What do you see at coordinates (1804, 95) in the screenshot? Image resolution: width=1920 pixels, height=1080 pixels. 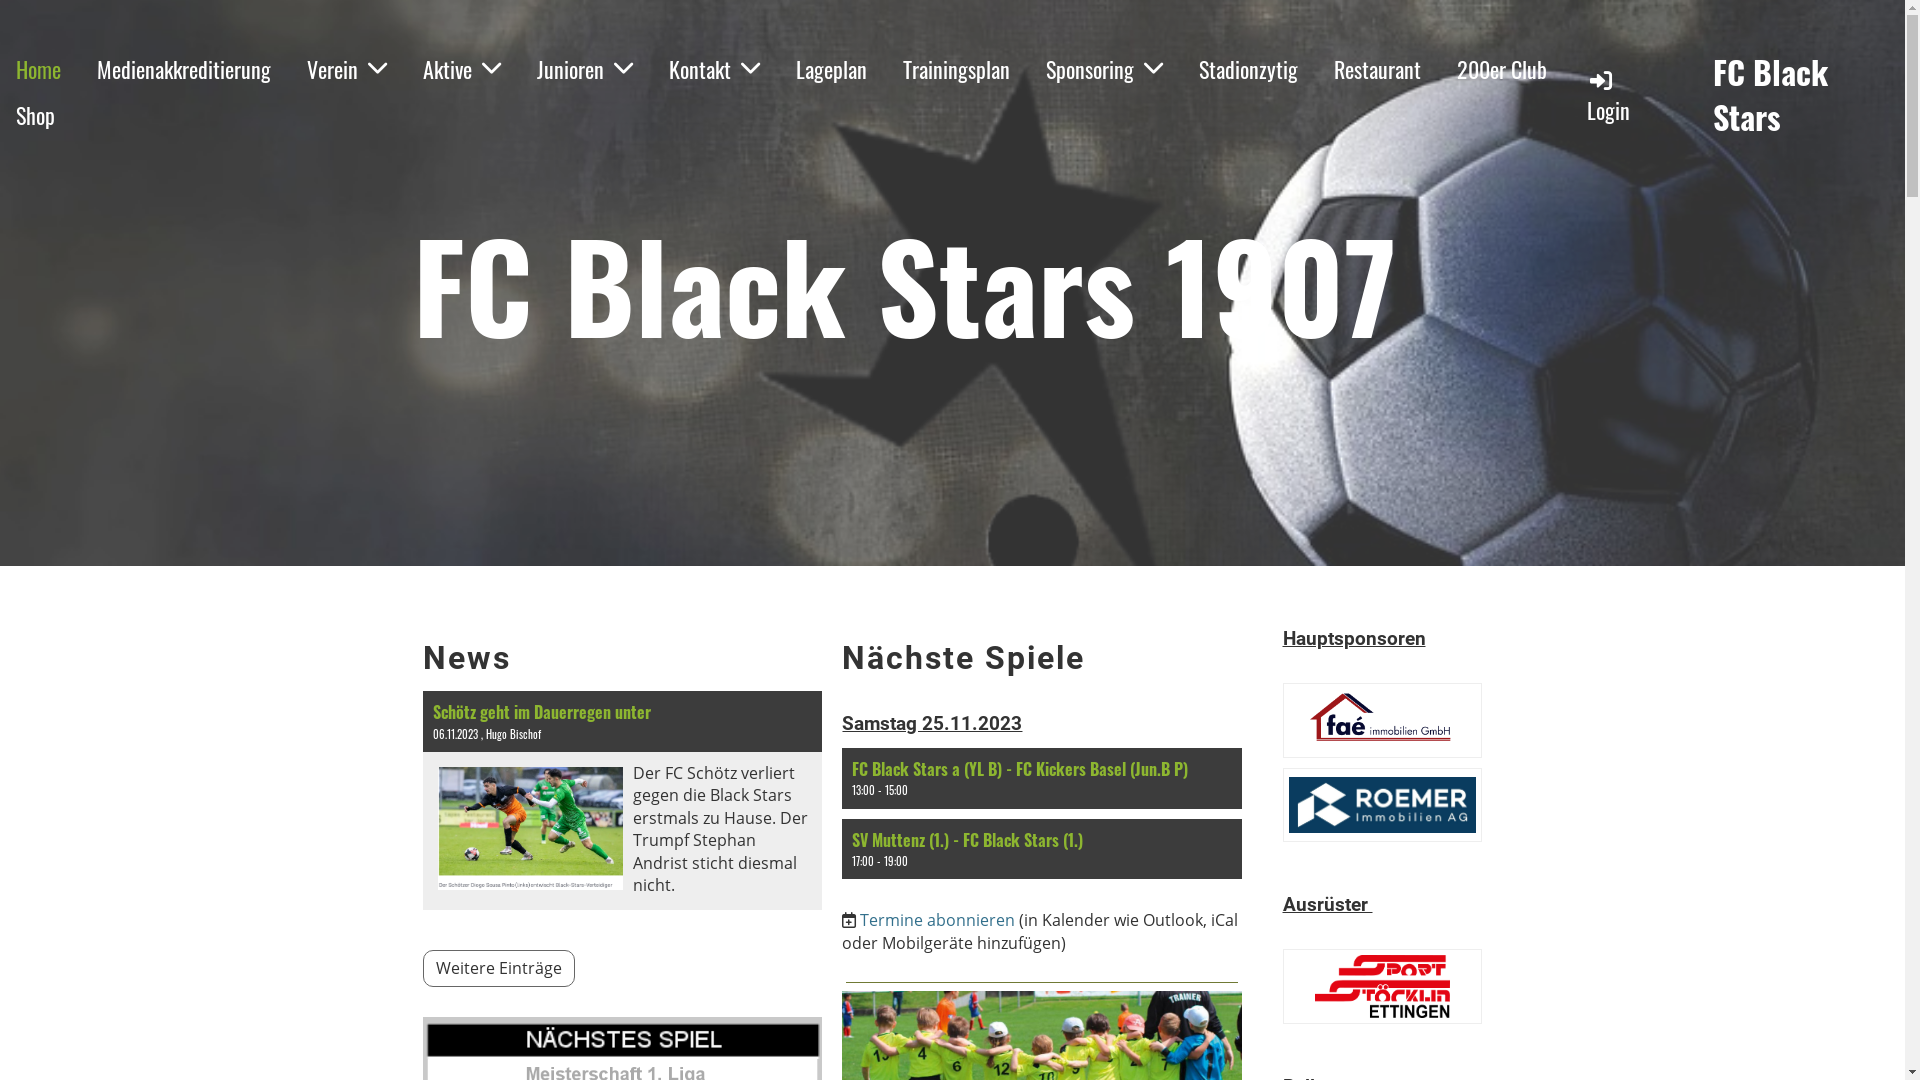 I see `'FC Black Stars'` at bounding box center [1804, 95].